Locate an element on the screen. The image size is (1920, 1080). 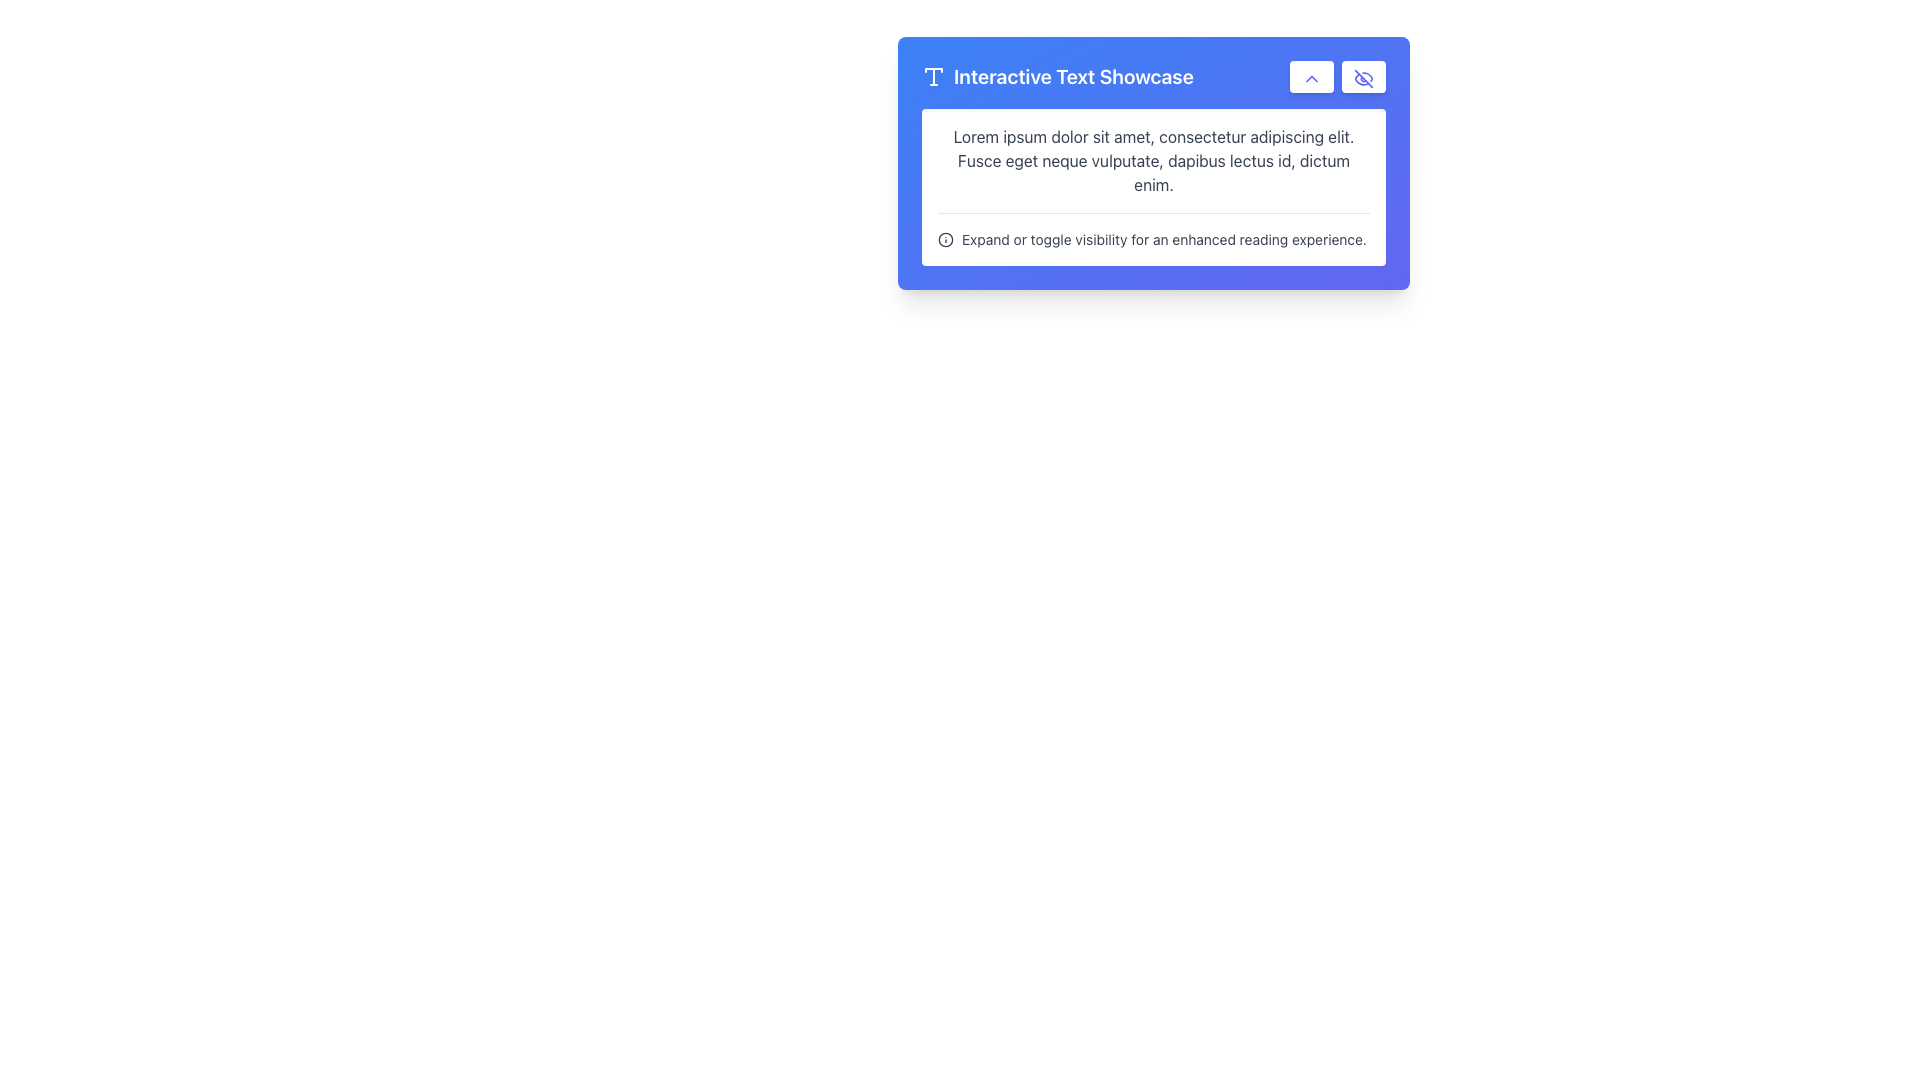
the eye-slash button located in the upper-right corner of the 'Interactive Text Showcase' header section, which is part of the grouped interactive icons is located at coordinates (1338, 76).